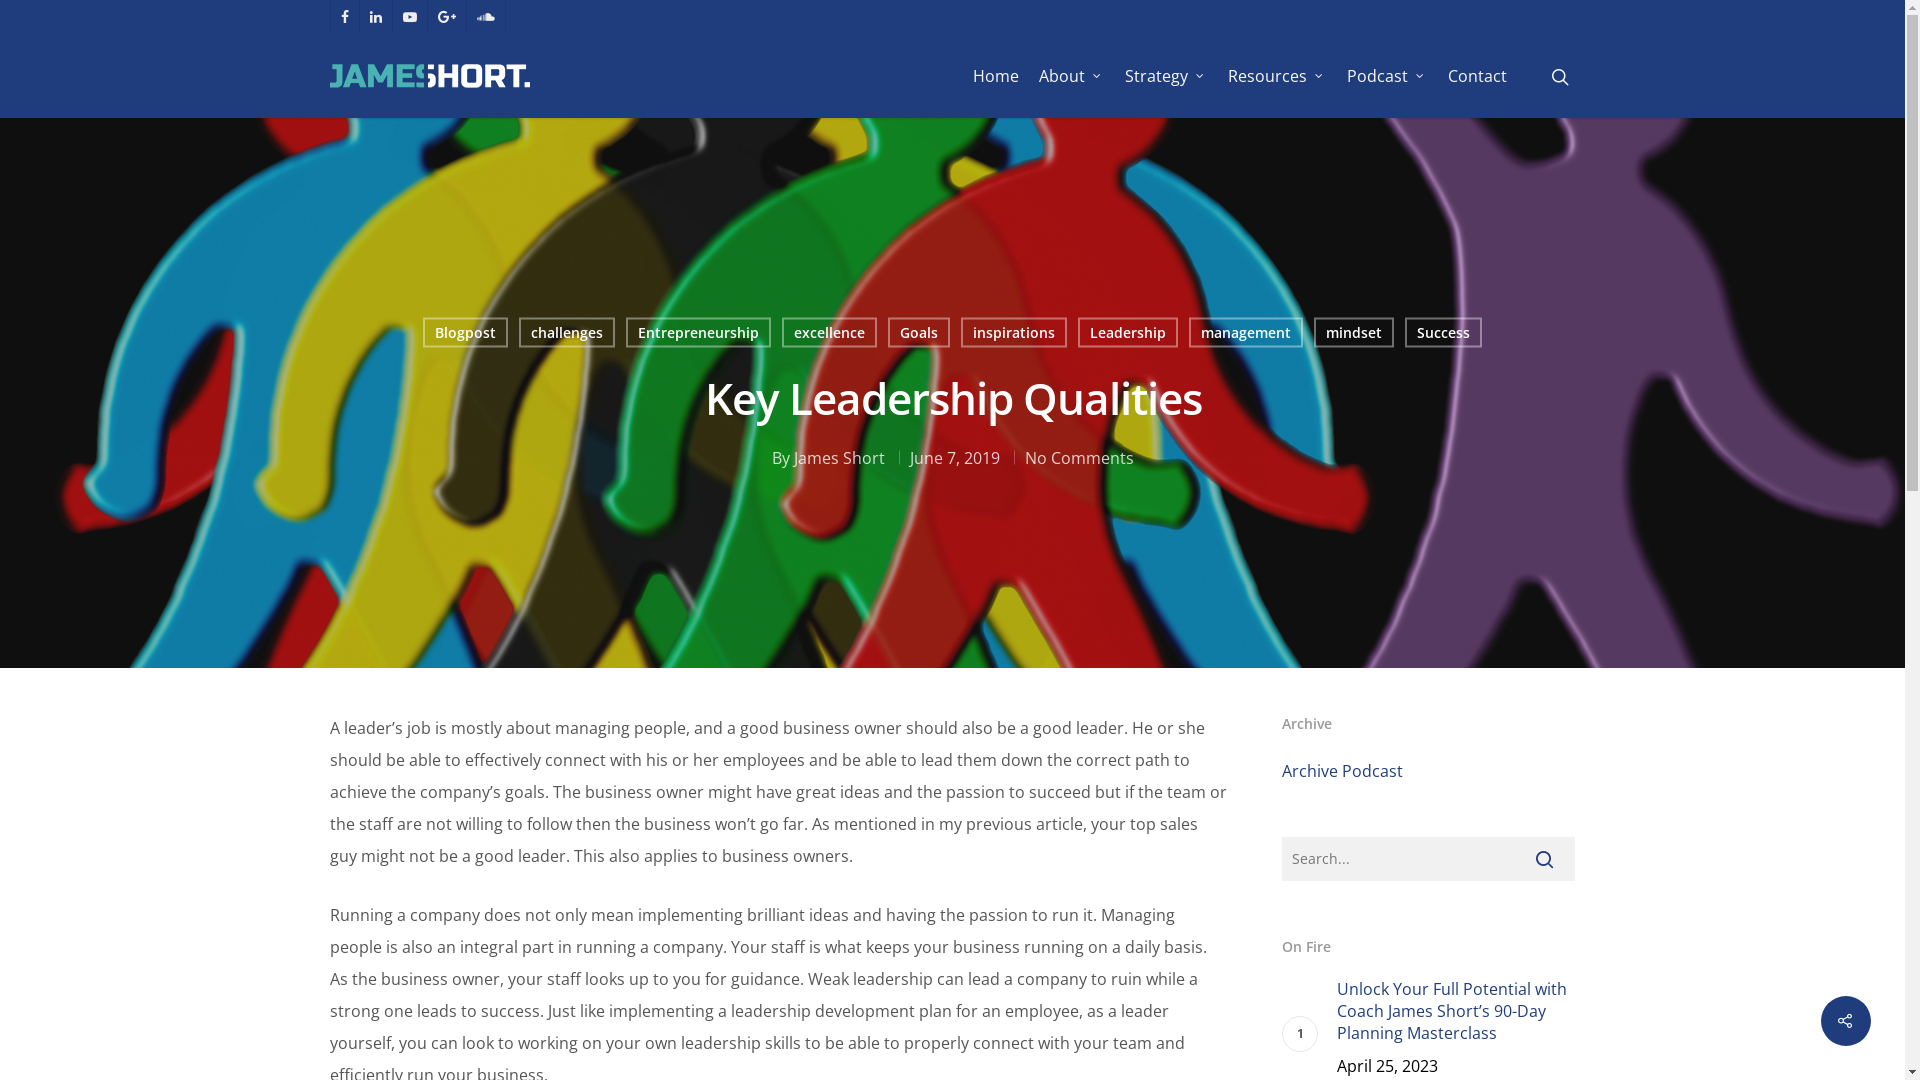  Describe the element at coordinates (1166, 75) in the screenshot. I see `'Strategy'` at that location.